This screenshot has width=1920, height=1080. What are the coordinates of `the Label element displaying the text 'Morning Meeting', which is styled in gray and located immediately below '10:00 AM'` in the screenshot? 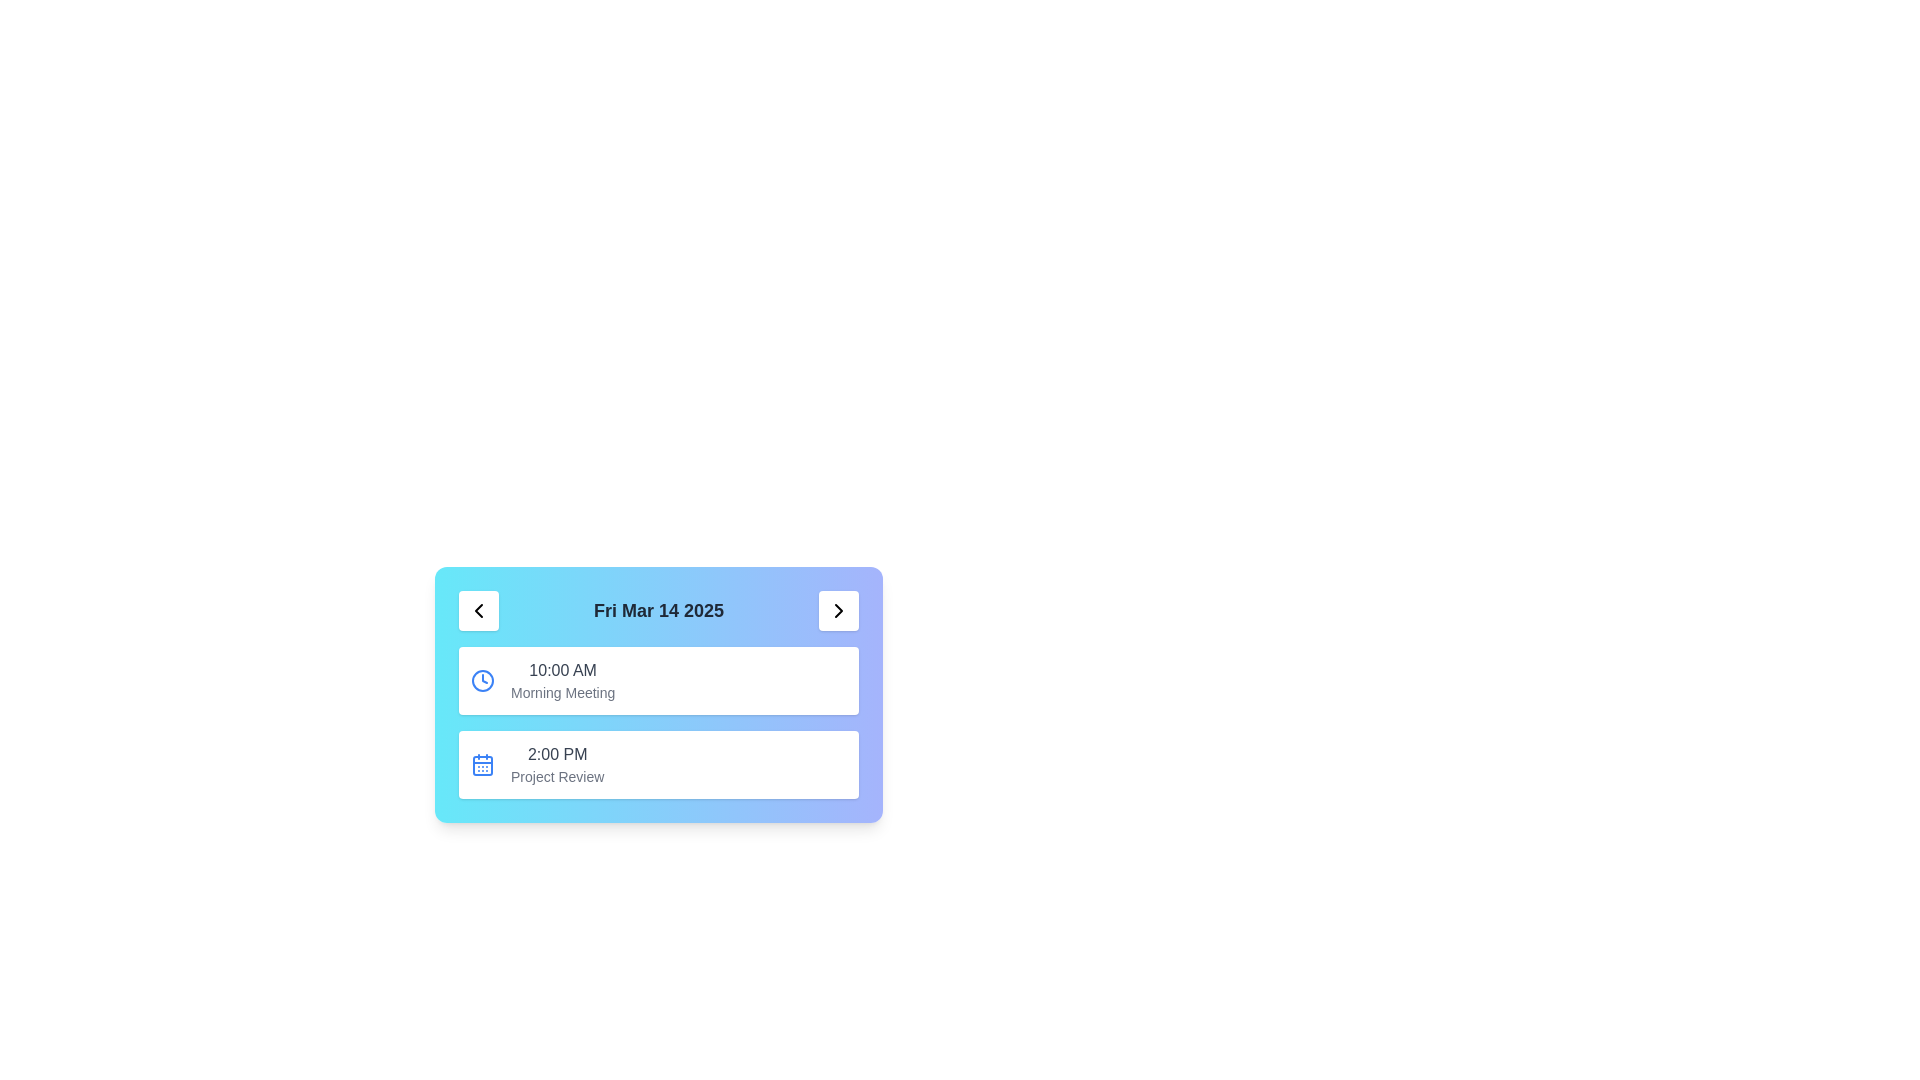 It's located at (562, 692).